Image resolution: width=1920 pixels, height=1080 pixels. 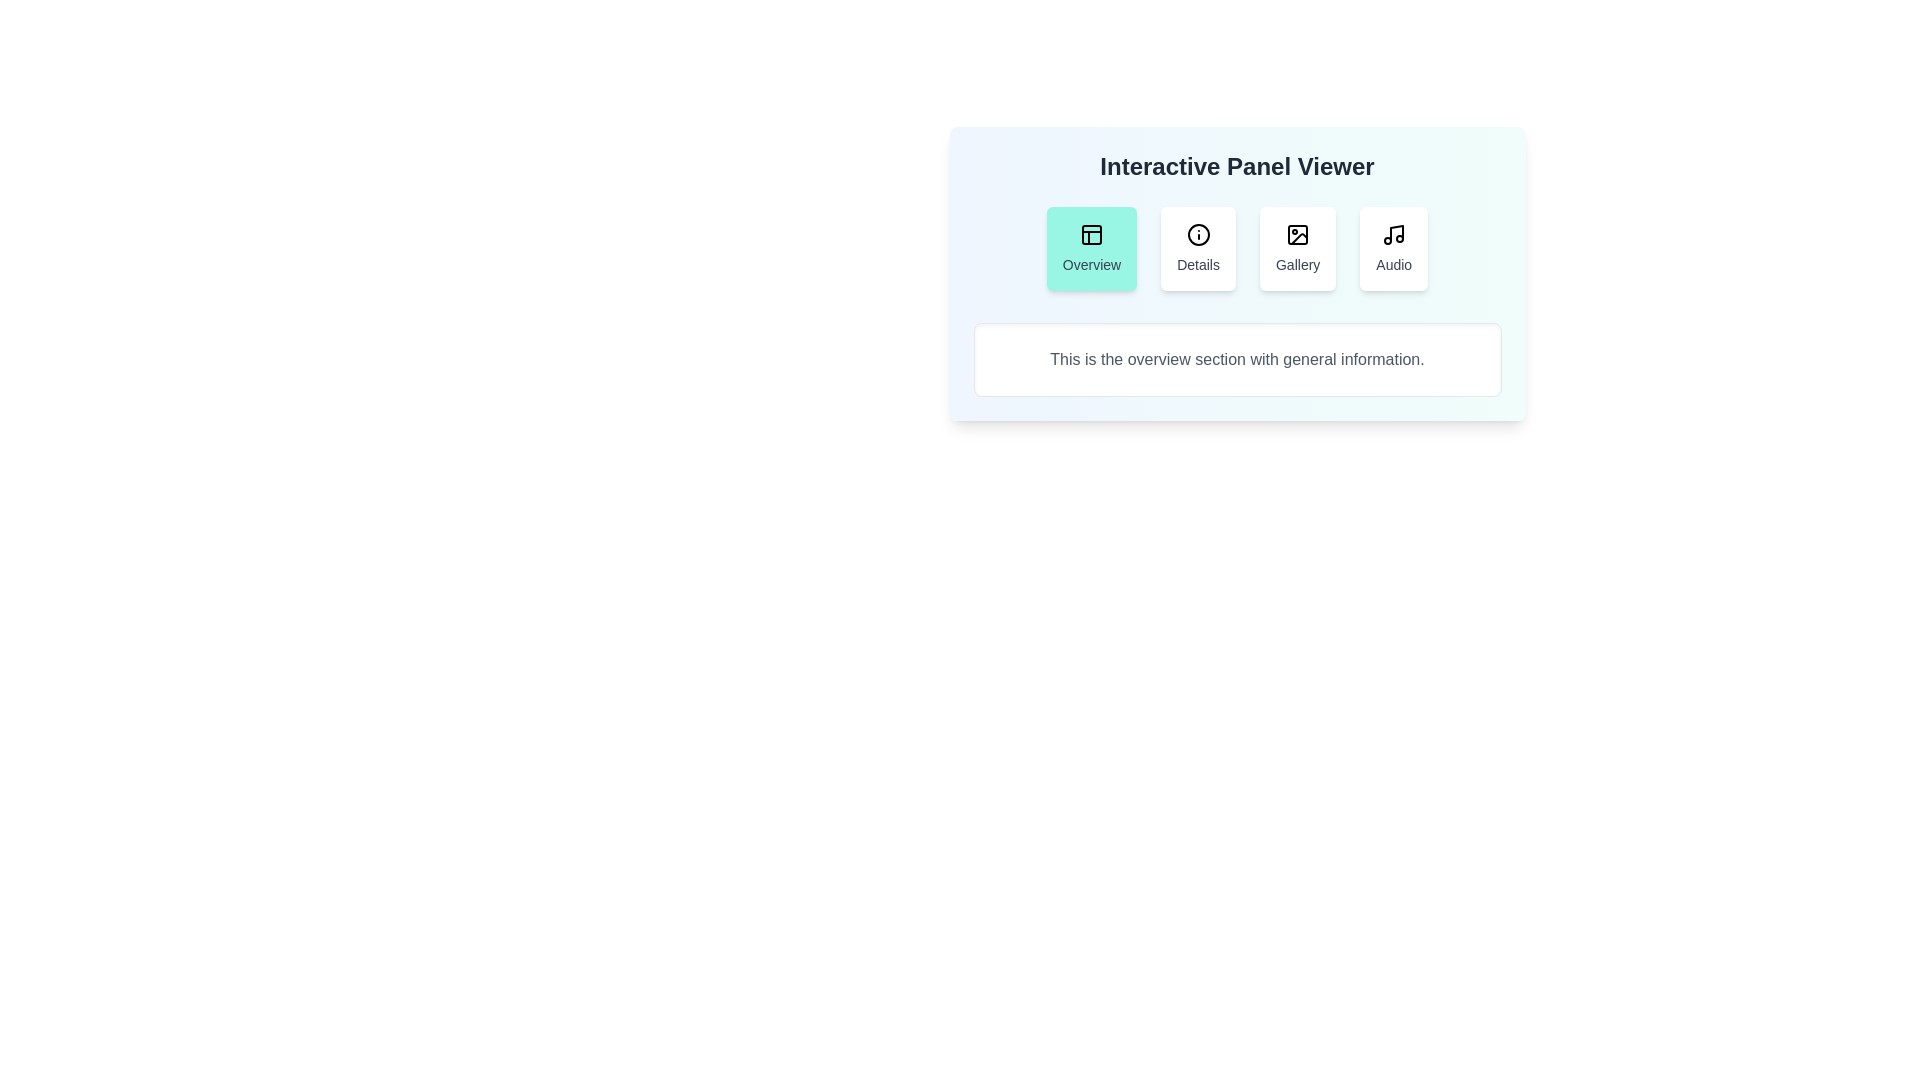 What do you see at coordinates (1393, 234) in the screenshot?
I see `the 'Audio' icon located in the bottom-right corner of the top row in the interactive panel, which represents sound-related features` at bounding box center [1393, 234].